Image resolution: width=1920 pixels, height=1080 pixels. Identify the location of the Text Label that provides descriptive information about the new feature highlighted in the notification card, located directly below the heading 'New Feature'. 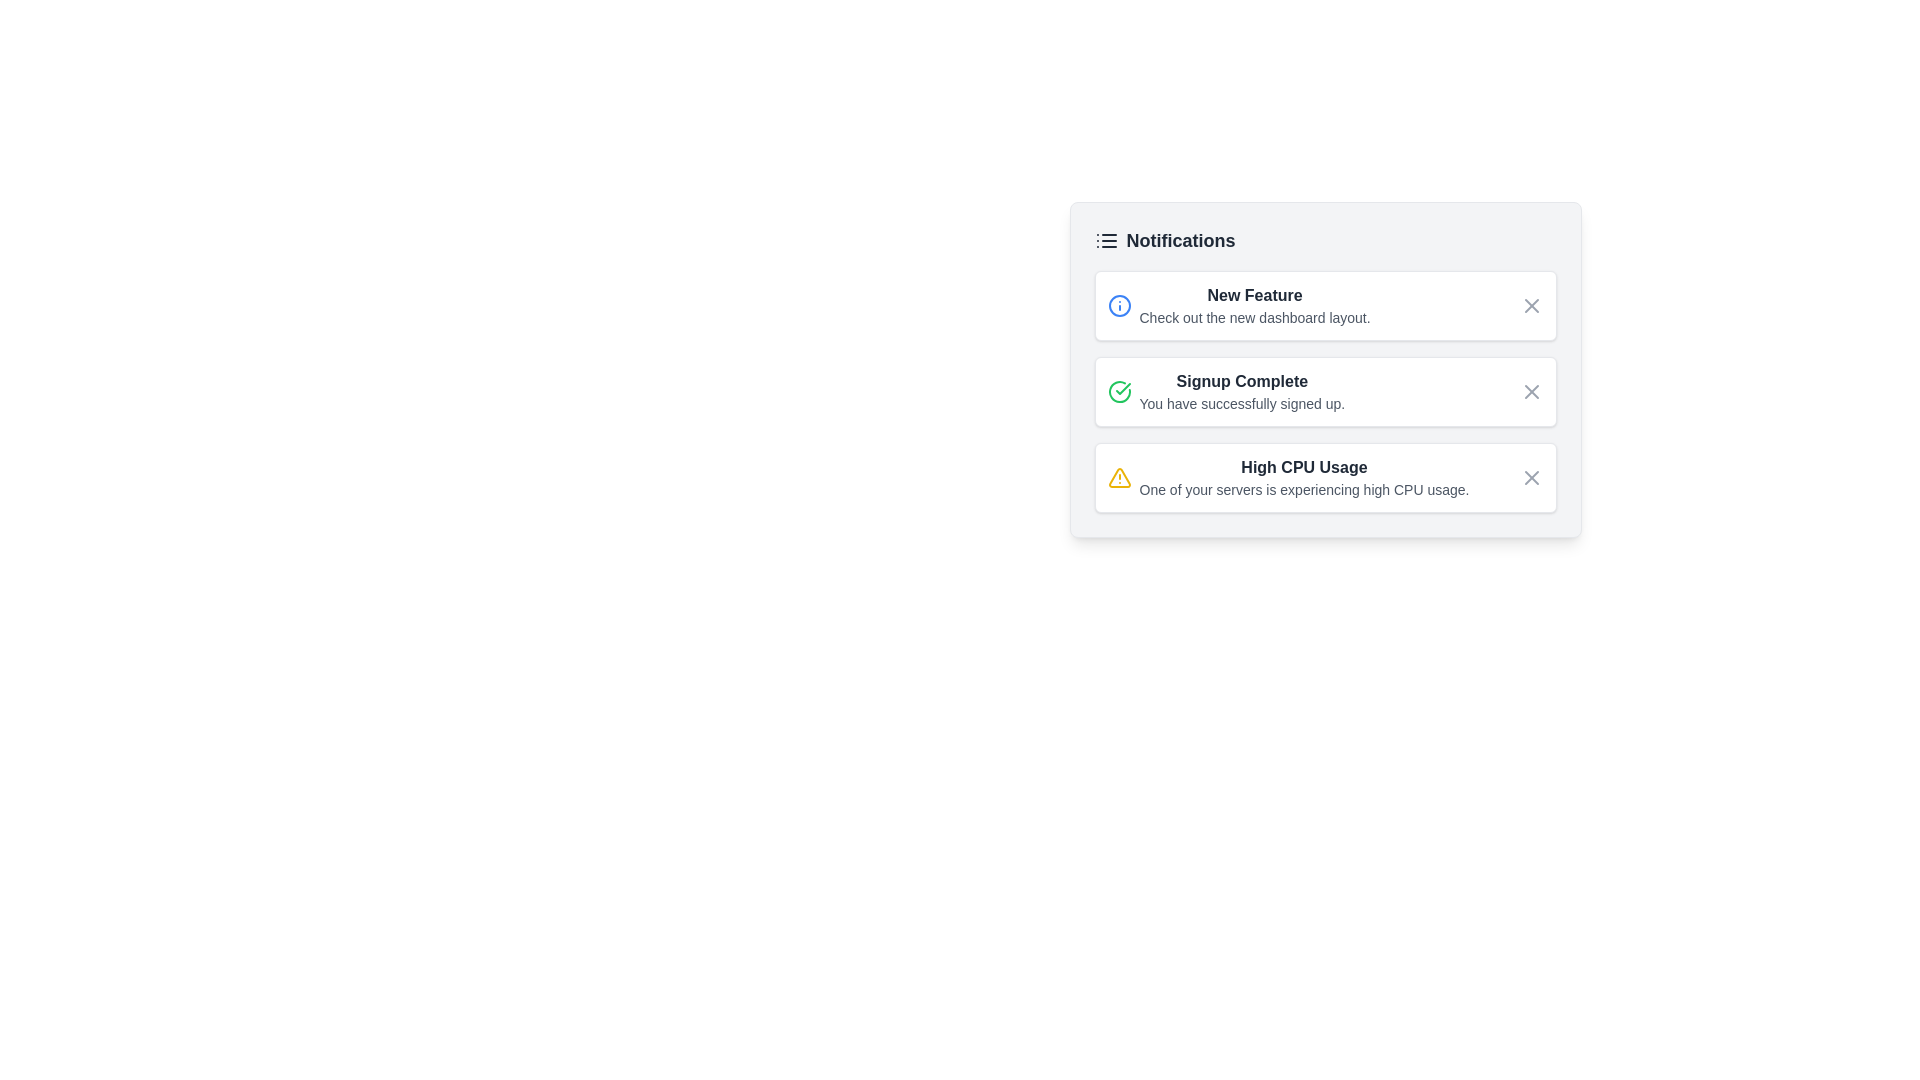
(1254, 316).